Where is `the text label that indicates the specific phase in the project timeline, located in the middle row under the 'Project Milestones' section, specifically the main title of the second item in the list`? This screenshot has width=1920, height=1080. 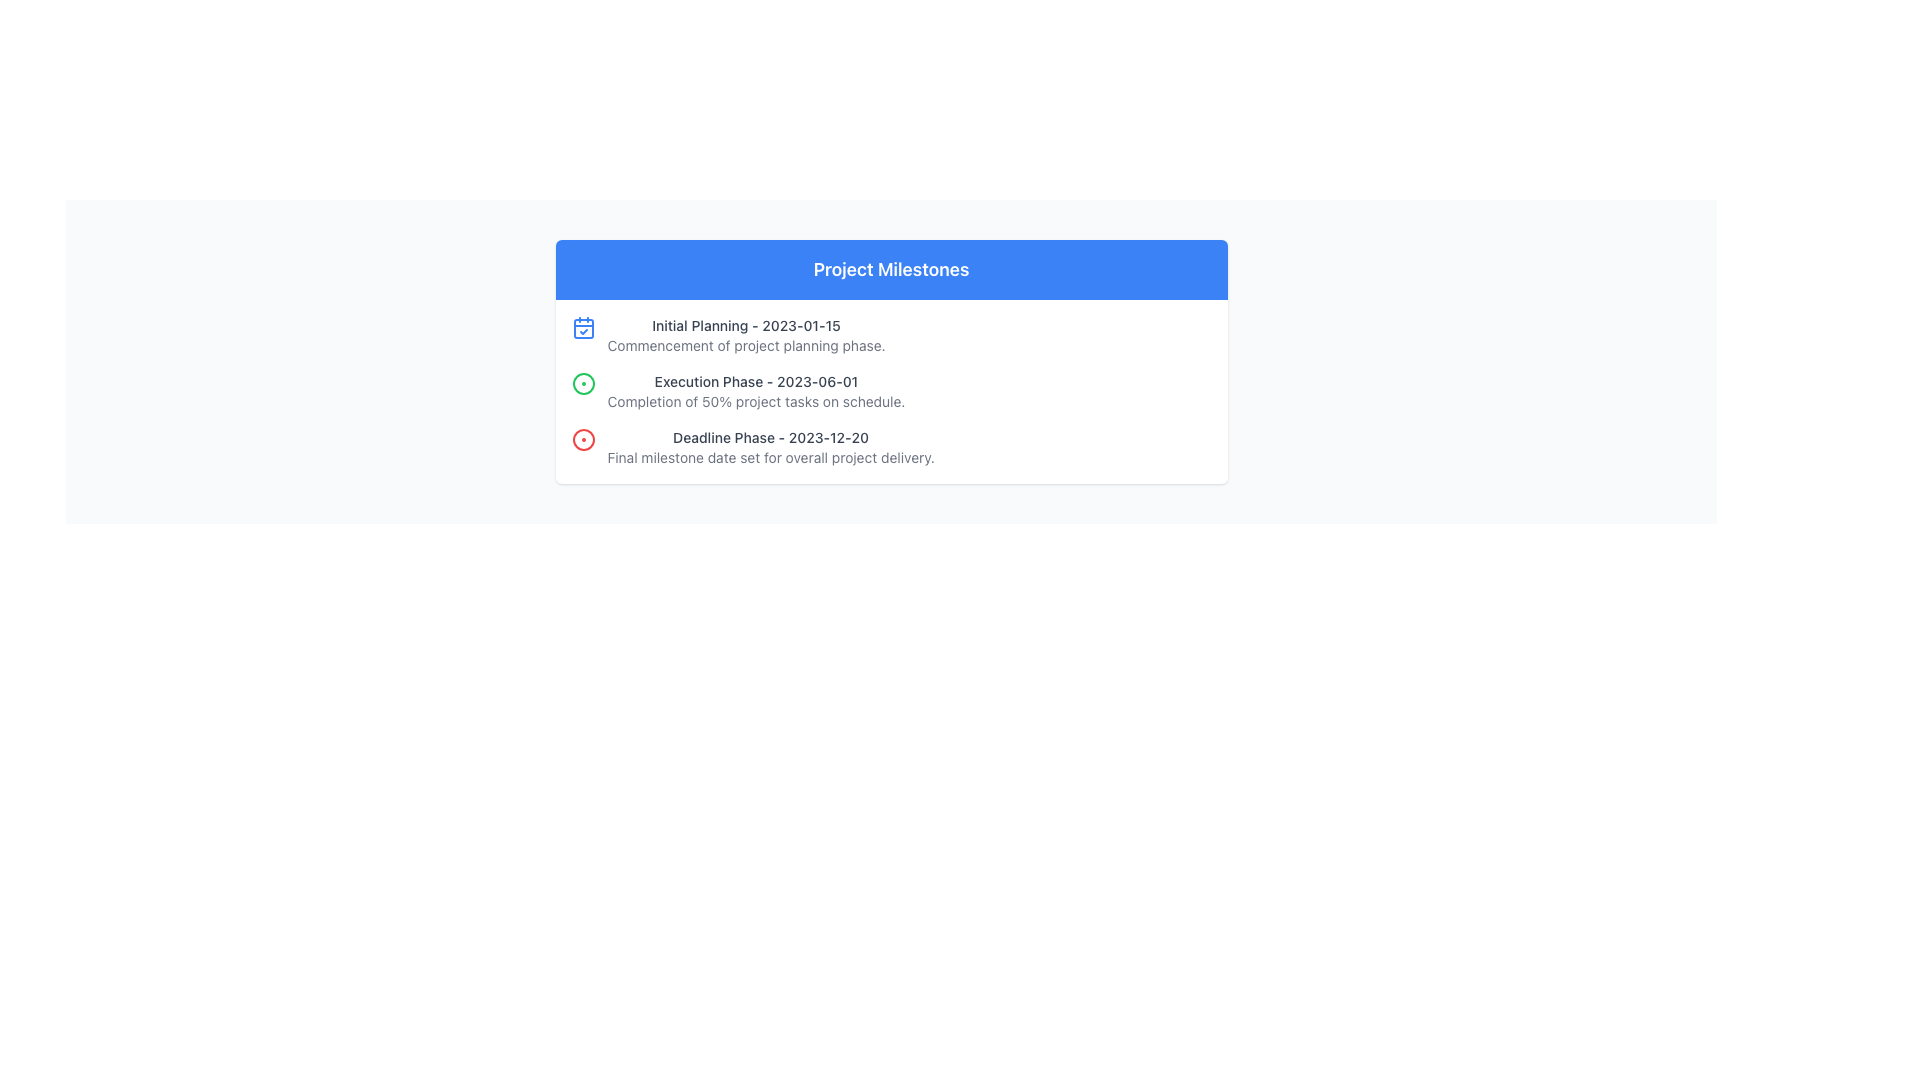 the text label that indicates the specific phase in the project timeline, located in the middle row under the 'Project Milestones' section, specifically the main title of the second item in the list is located at coordinates (755, 381).